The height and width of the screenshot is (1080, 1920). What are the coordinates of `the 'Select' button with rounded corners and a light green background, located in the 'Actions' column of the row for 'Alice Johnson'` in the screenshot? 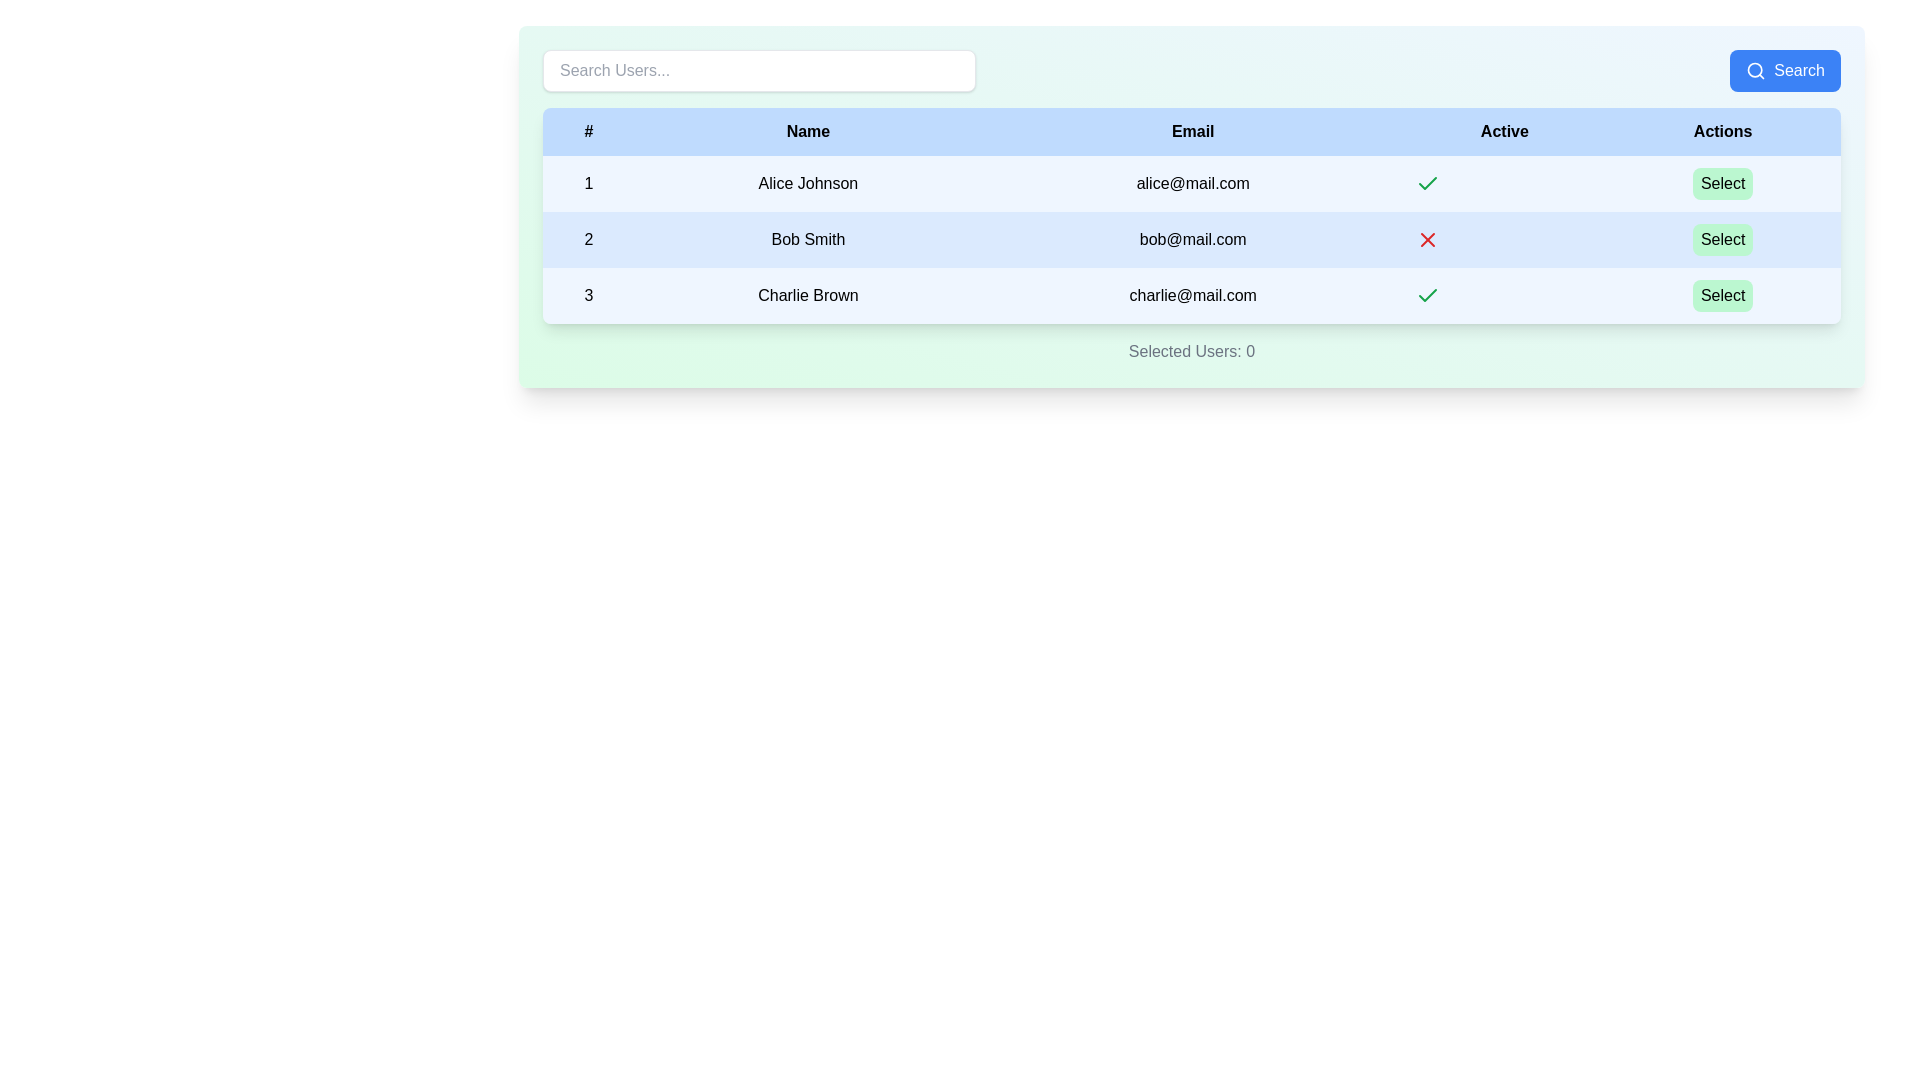 It's located at (1722, 184).